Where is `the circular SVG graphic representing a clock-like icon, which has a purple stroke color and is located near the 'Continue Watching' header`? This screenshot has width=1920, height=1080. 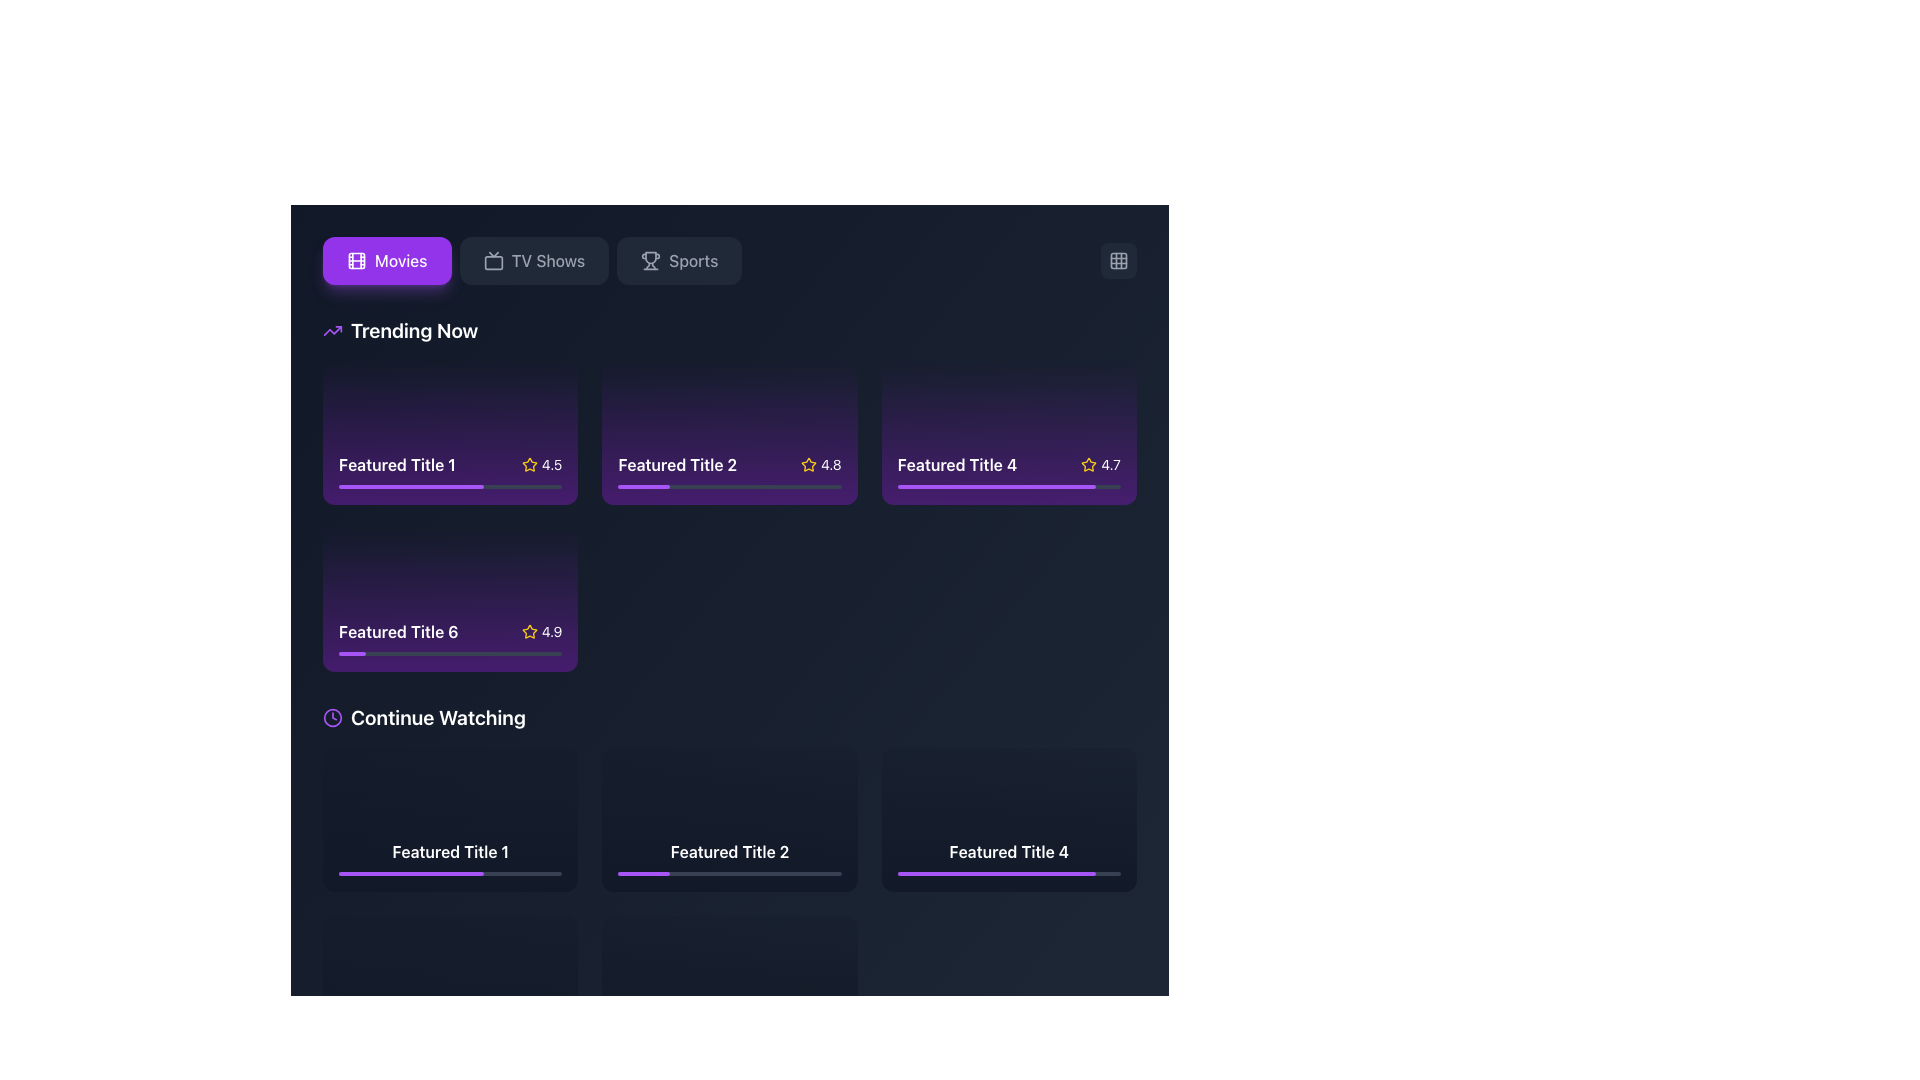 the circular SVG graphic representing a clock-like icon, which has a purple stroke color and is located near the 'Continue Watching' header is located at coordinates (332, 716).